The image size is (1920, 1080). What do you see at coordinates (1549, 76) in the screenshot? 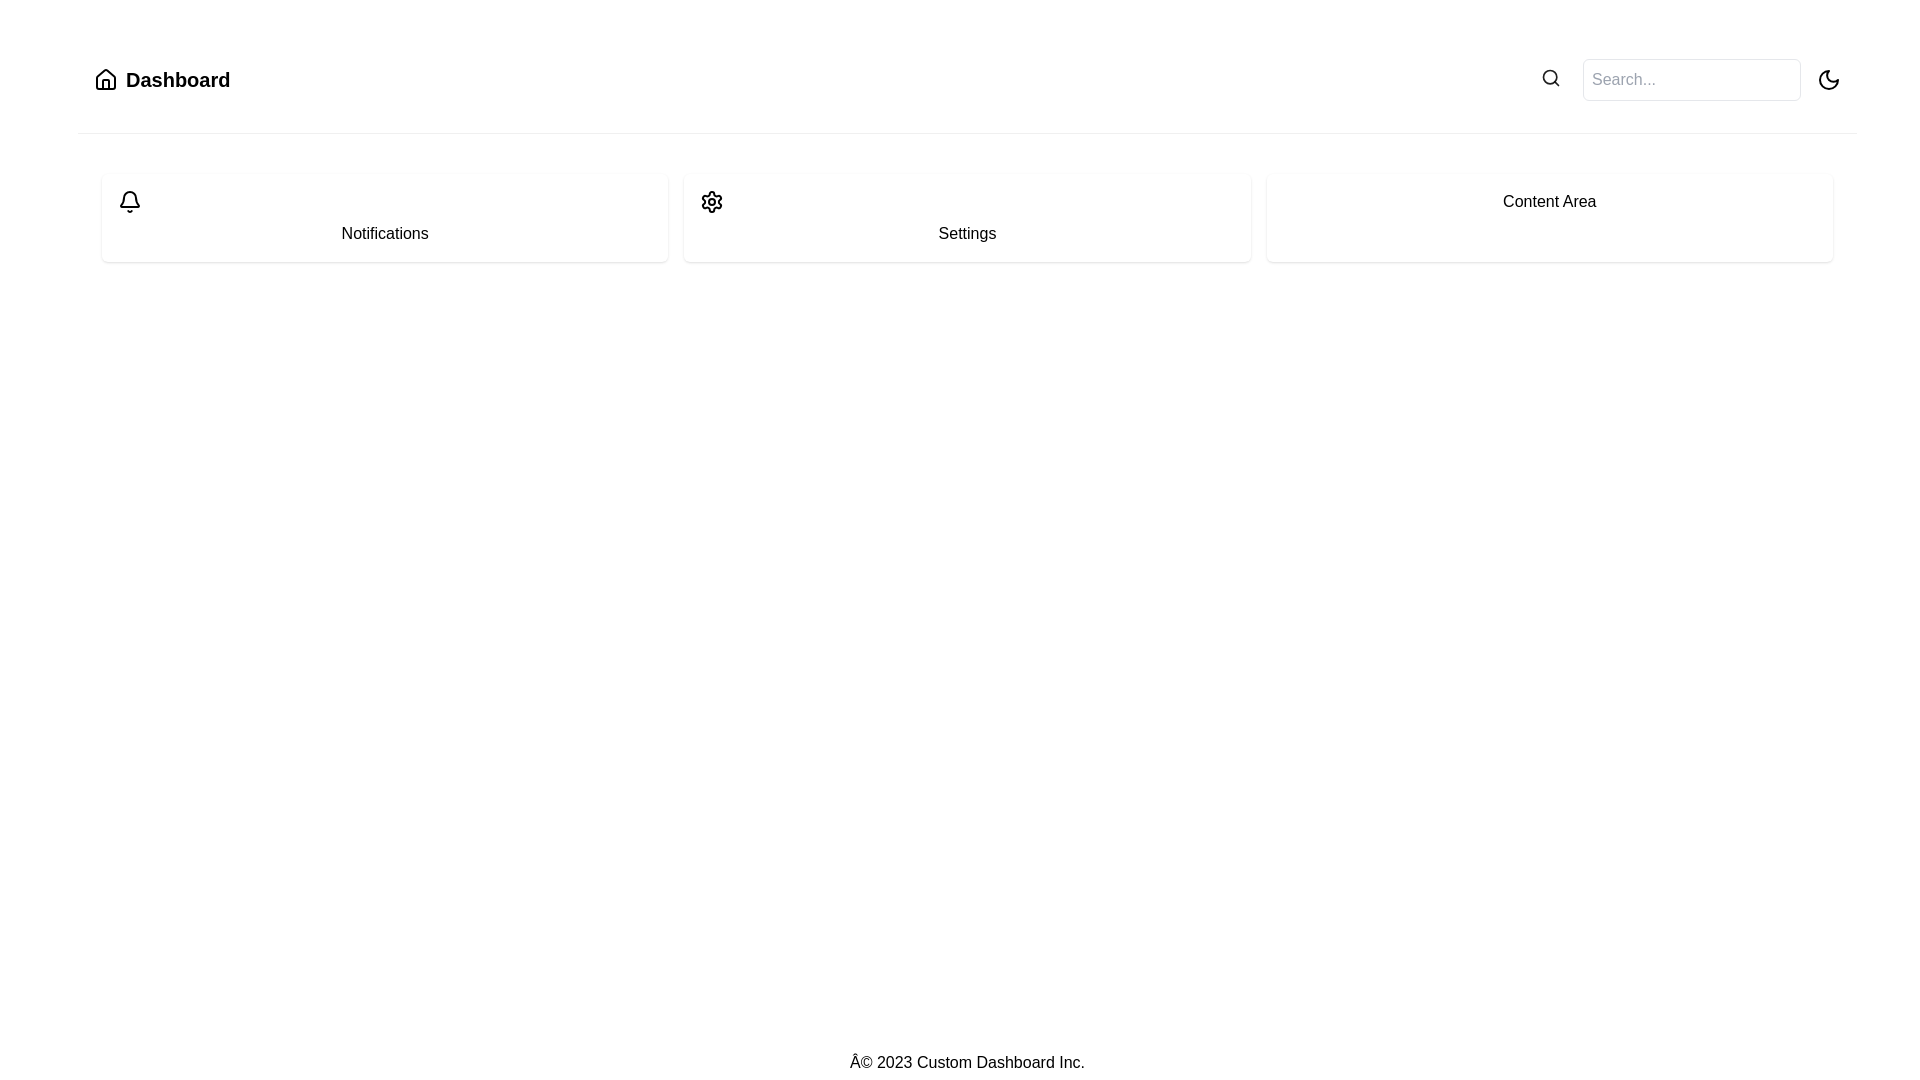
I see `the circle element within the SVG that represents the lens of the search magnifier icon, located at the top-right corner of the interface` at bounding box center [1549, 76].